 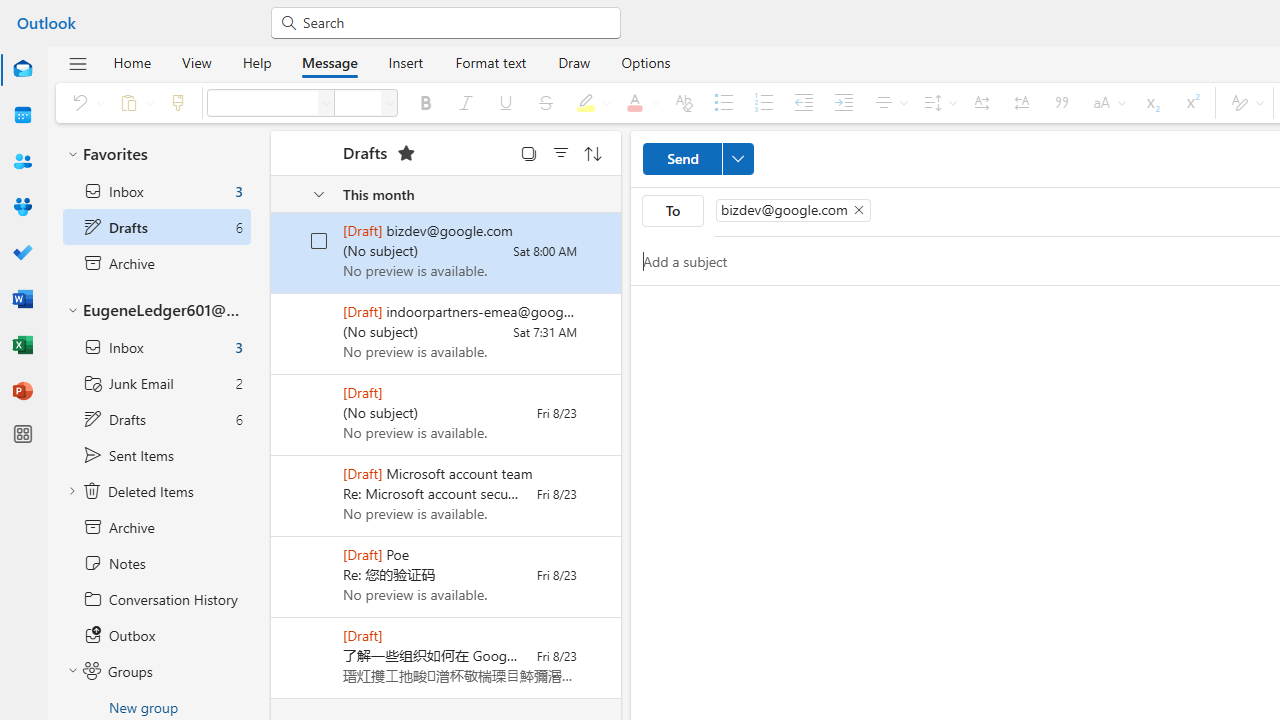 What do you see at coordinates (698, 158) in the screenshot?
I see `'Send'` at bounding box center [698, 158].